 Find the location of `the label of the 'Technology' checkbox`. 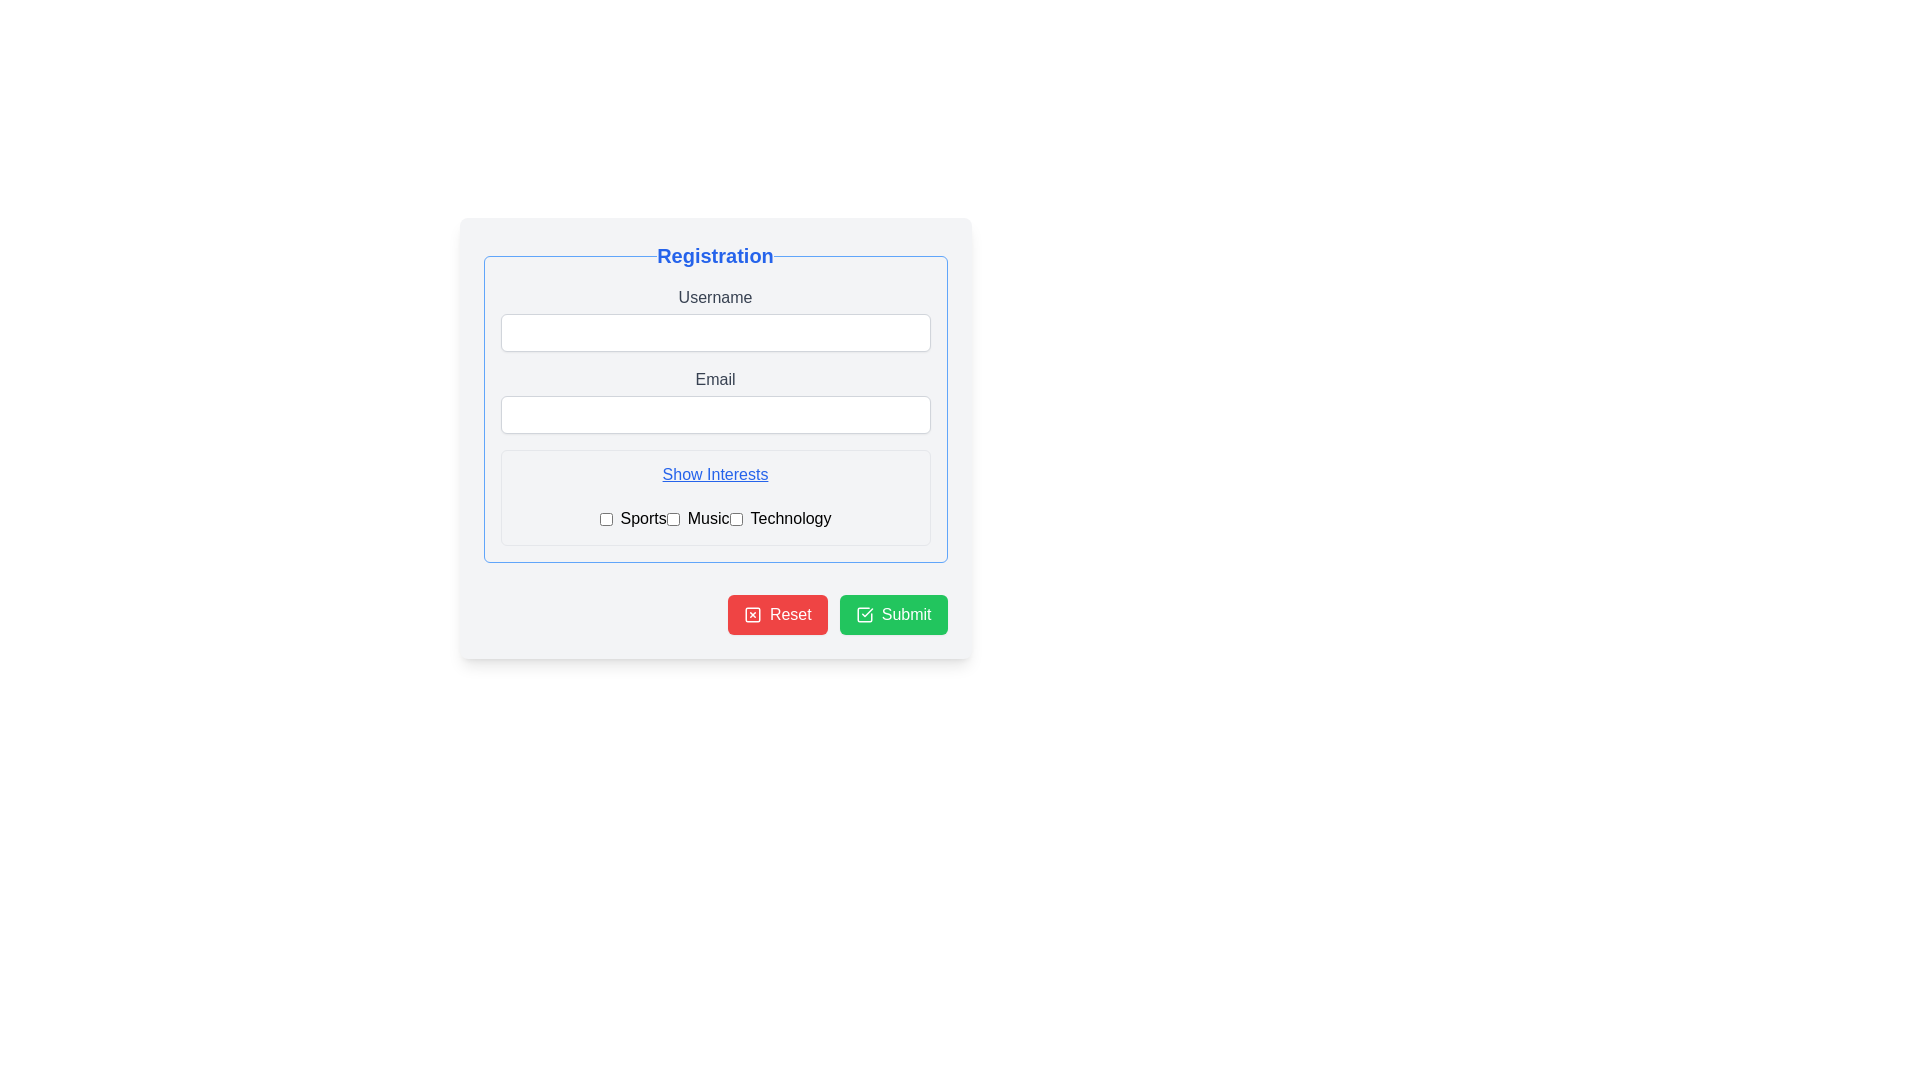

the label of the 'Technology' checkbox is located at coordinates (779, 518).